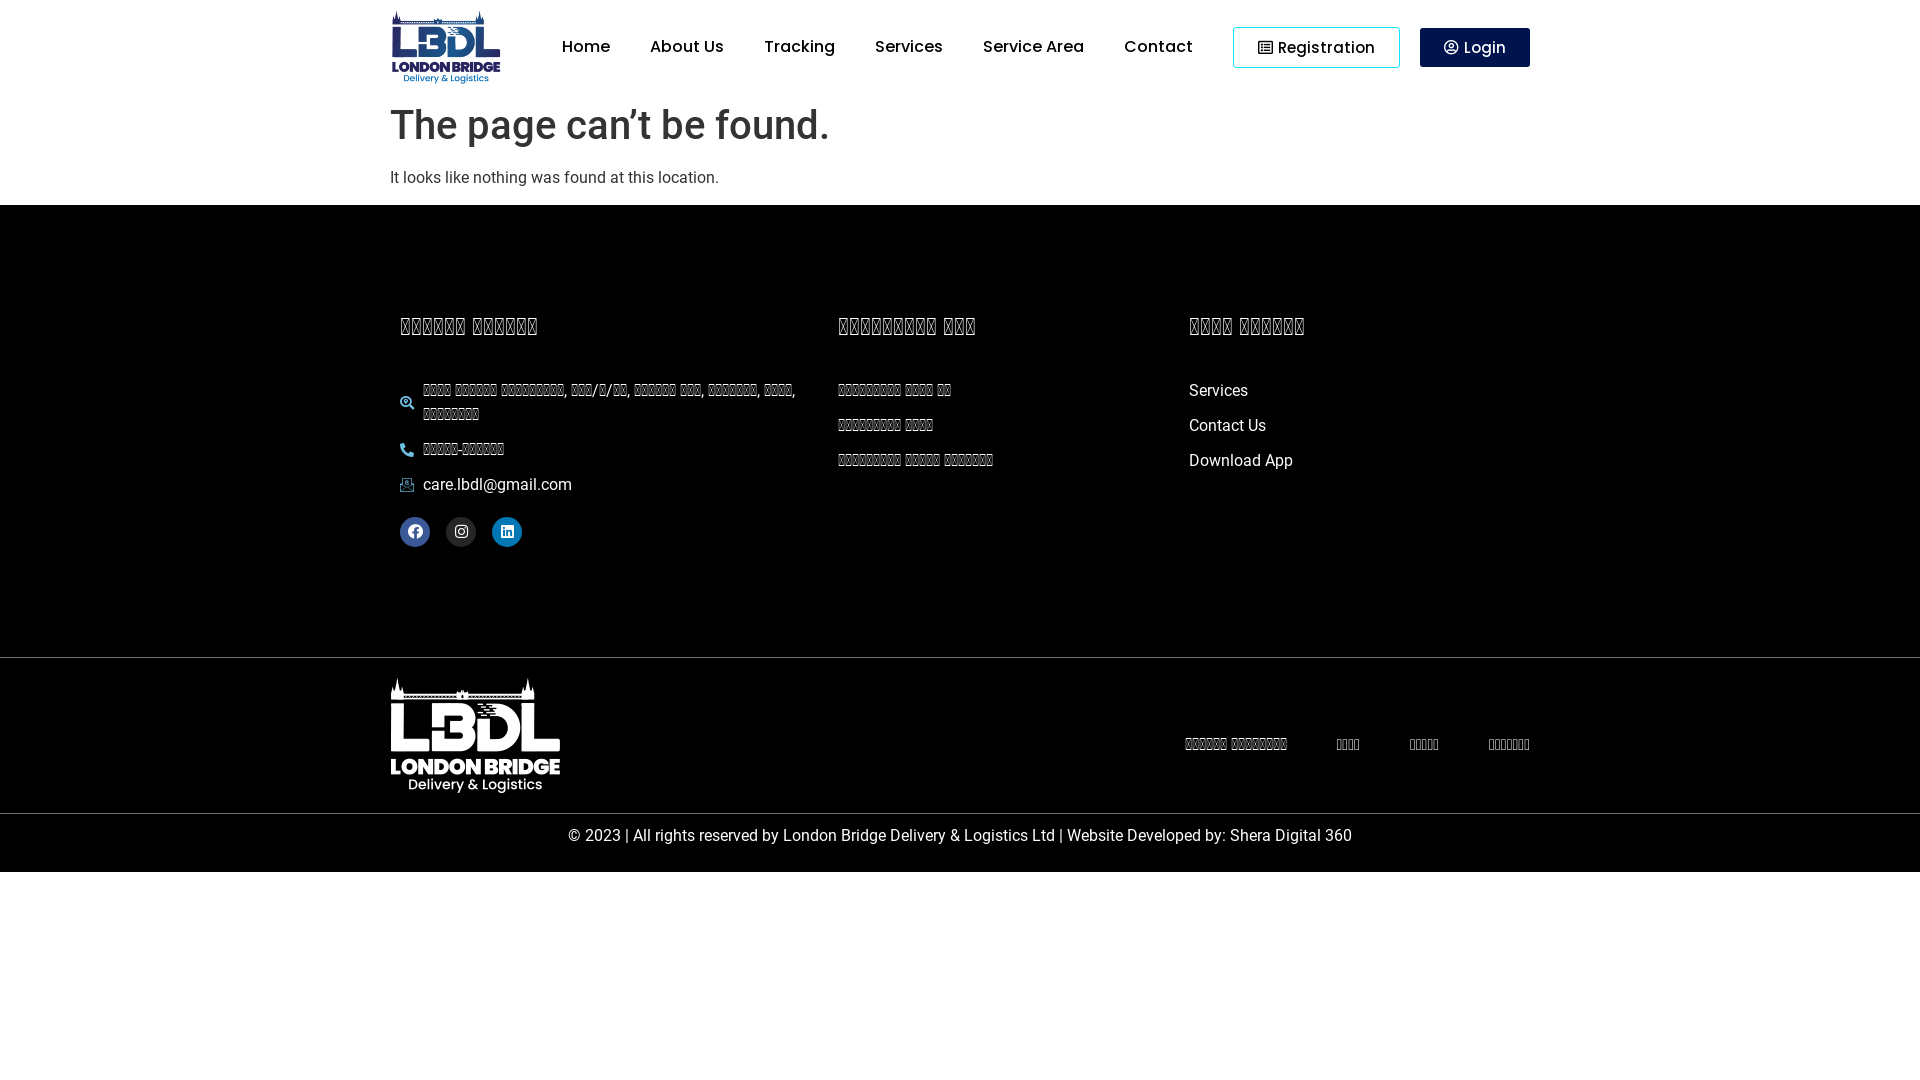  I want to click on 'Contact', so click(1158, 45).